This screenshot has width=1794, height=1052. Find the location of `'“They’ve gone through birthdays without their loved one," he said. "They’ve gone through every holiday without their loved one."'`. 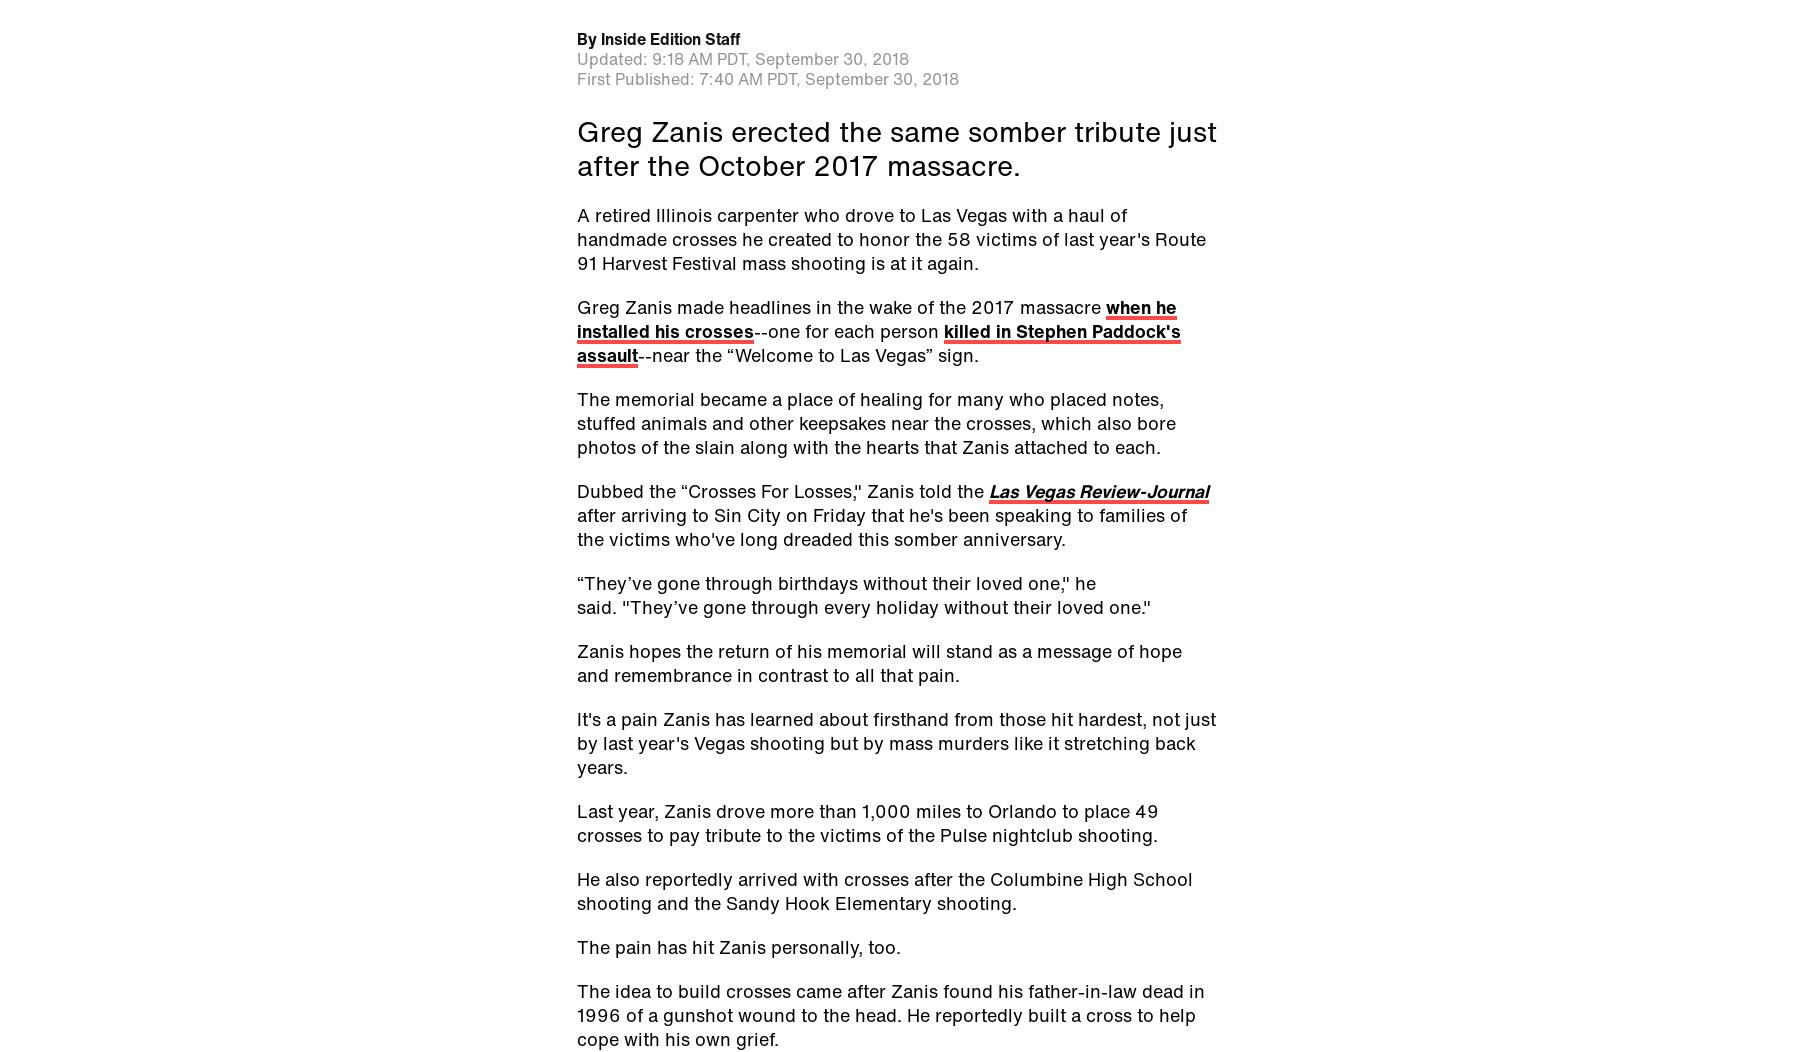

'“They’ve gone through birthdays without their loved one," he said. "They’ve gone through every holiday without their loved one."' is located at coordinates (863, 592).